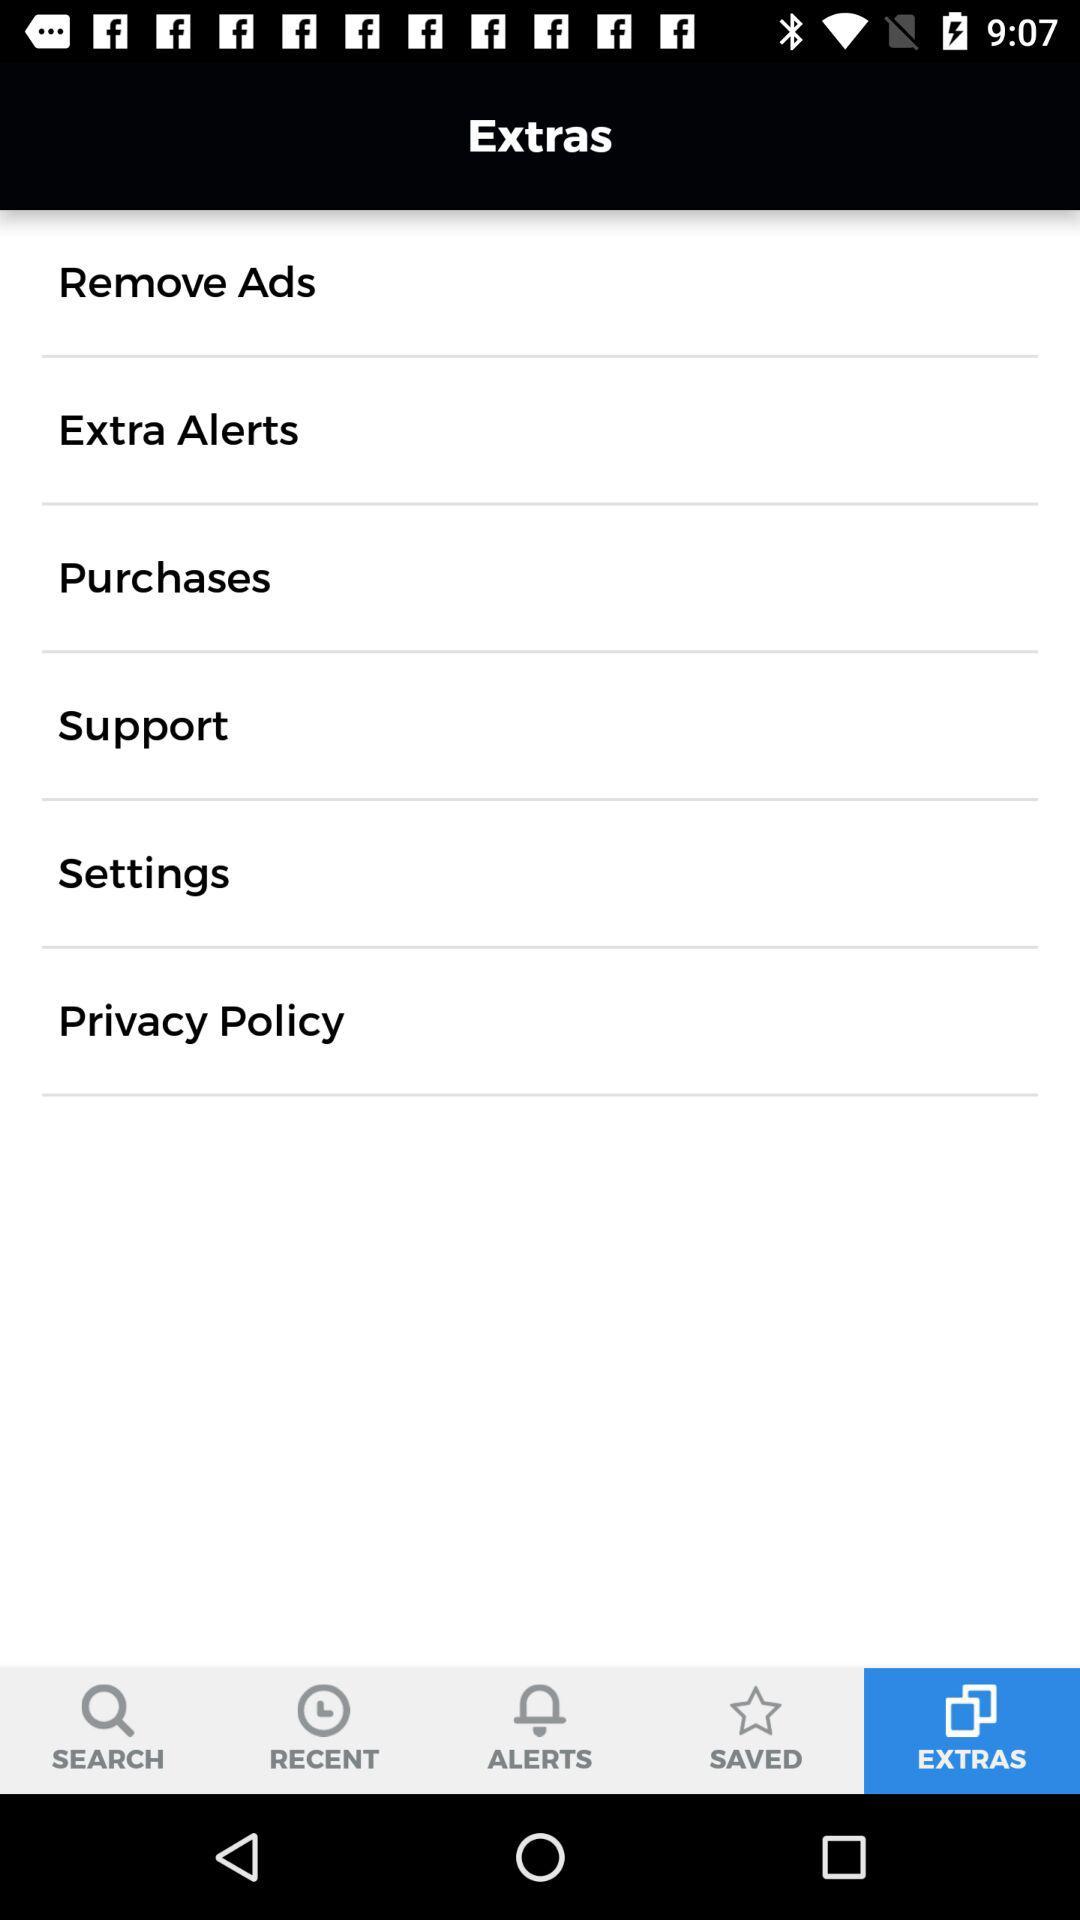 The width and height of the screenshot is (1080, 1920). What do you see at coordinates (163, 576) in the screenshot?
I see `the icon below the extra alerts icon` at bounding box center [163, 576].